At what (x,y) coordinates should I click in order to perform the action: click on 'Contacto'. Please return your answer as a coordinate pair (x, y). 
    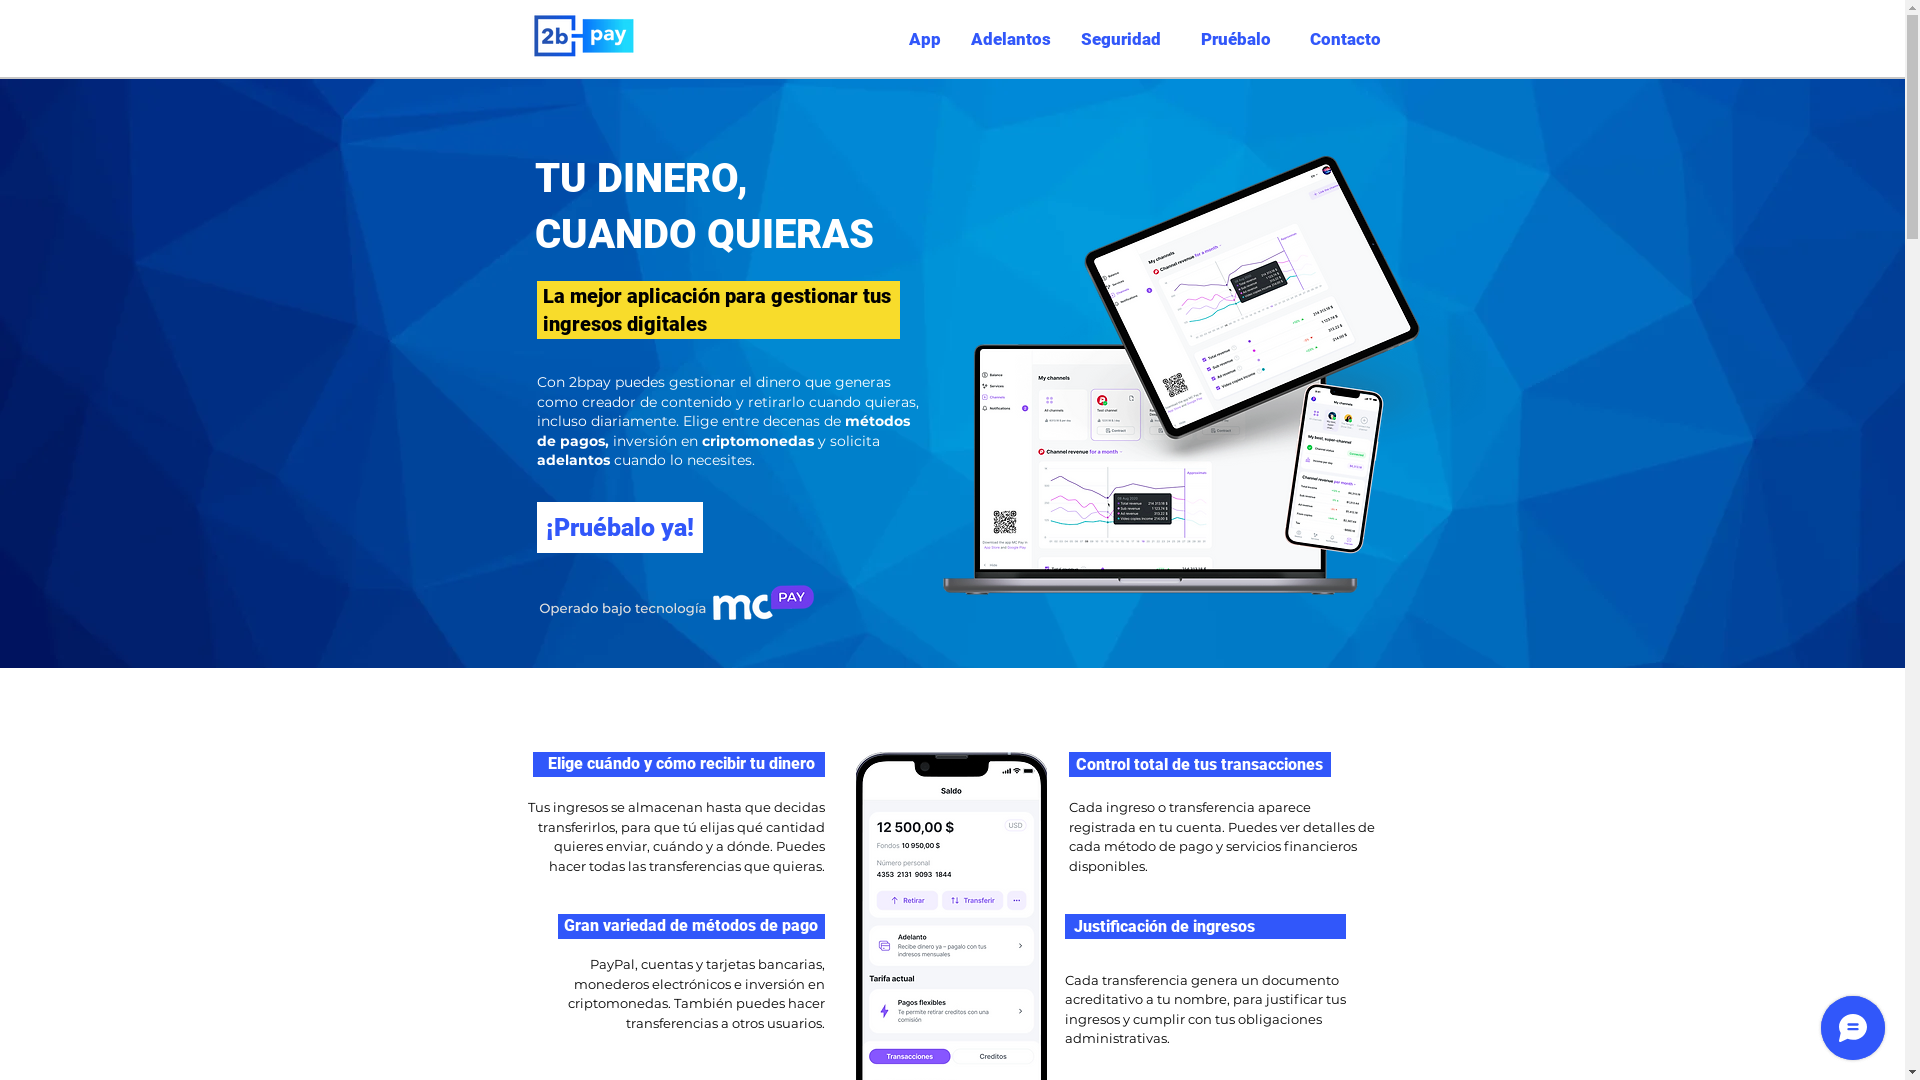
    Looking at the image, I should click on (1340, 38).